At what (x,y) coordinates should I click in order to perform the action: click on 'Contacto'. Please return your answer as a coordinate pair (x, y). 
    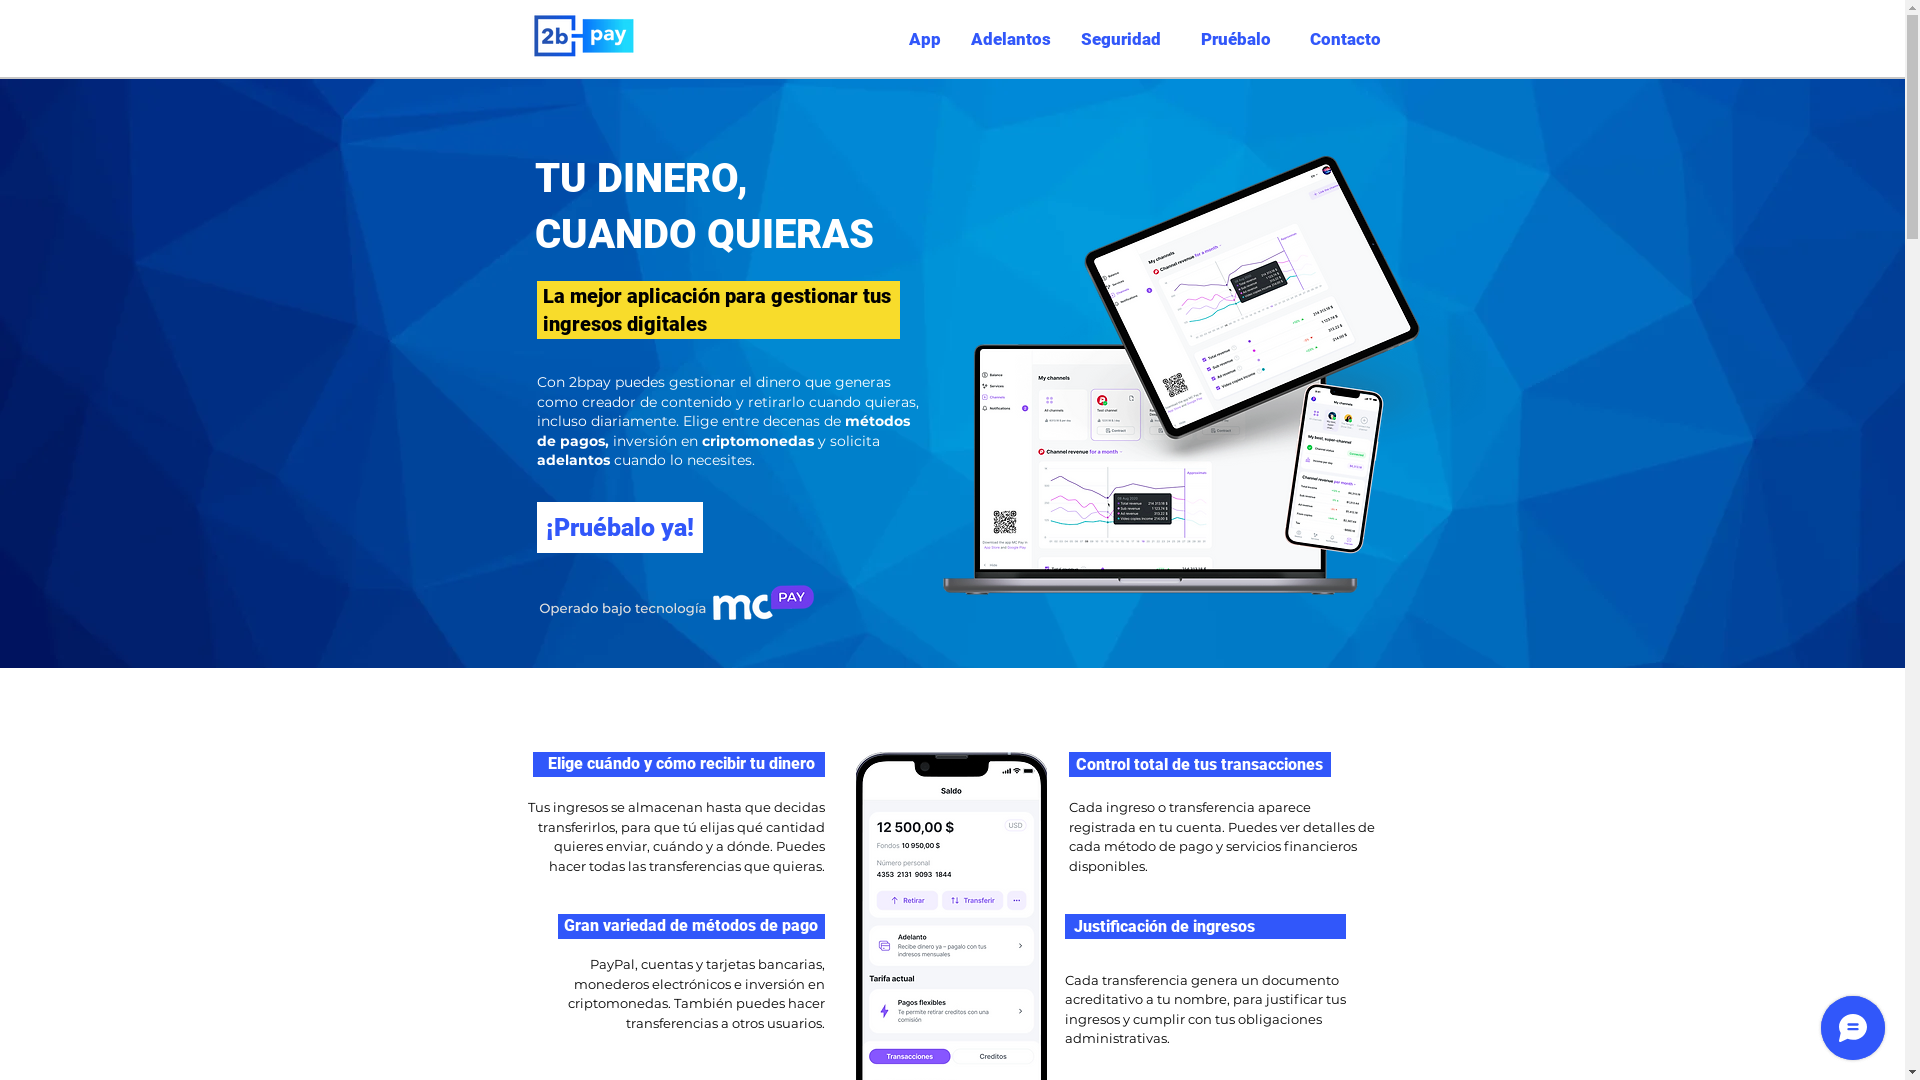
    Looking at the image, I should click on (1340, 38).